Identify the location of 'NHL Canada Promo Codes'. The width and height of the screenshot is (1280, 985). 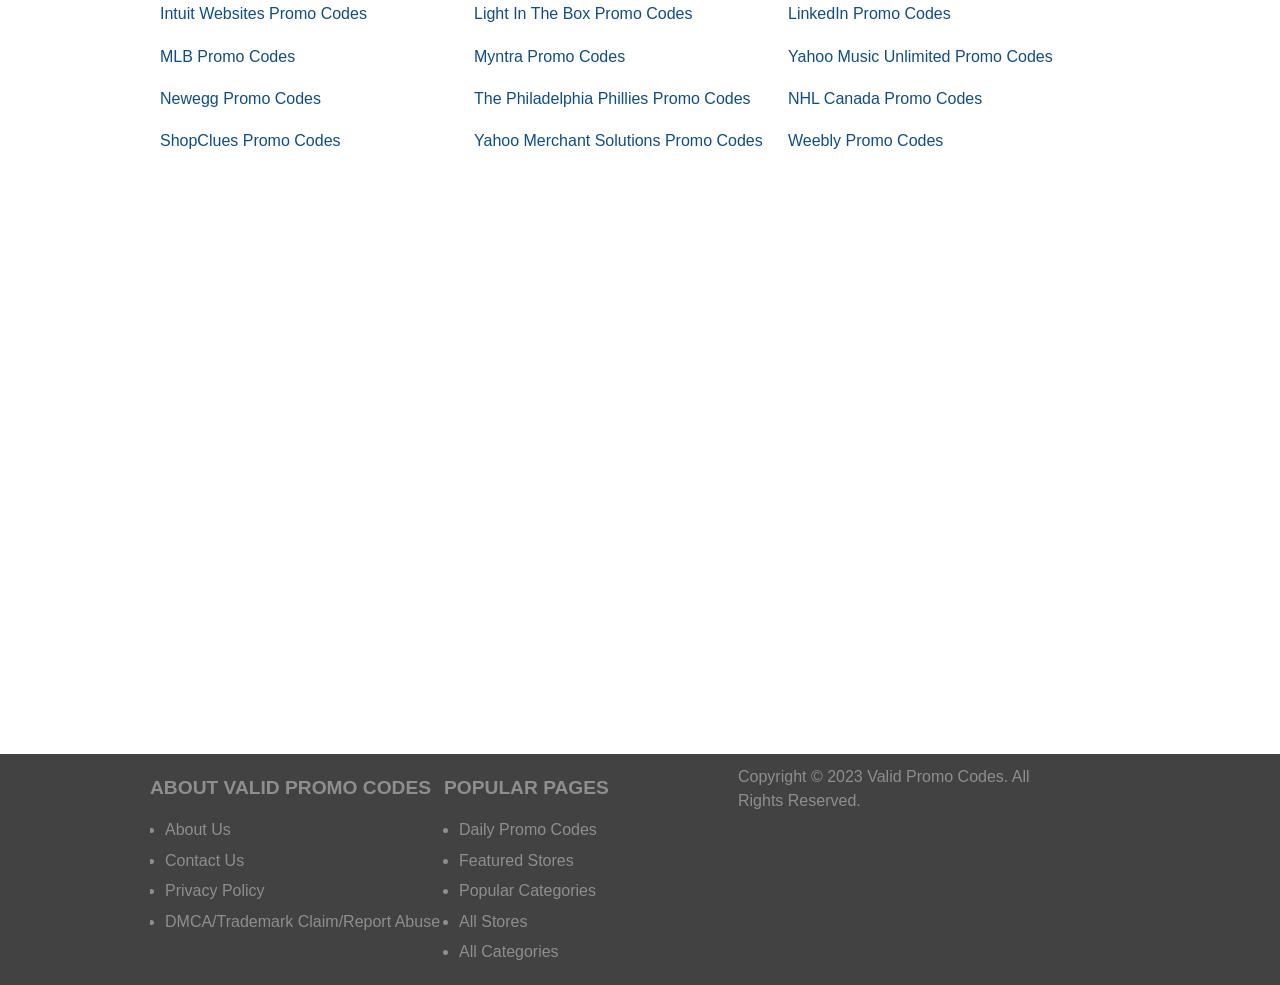
(883, 96).